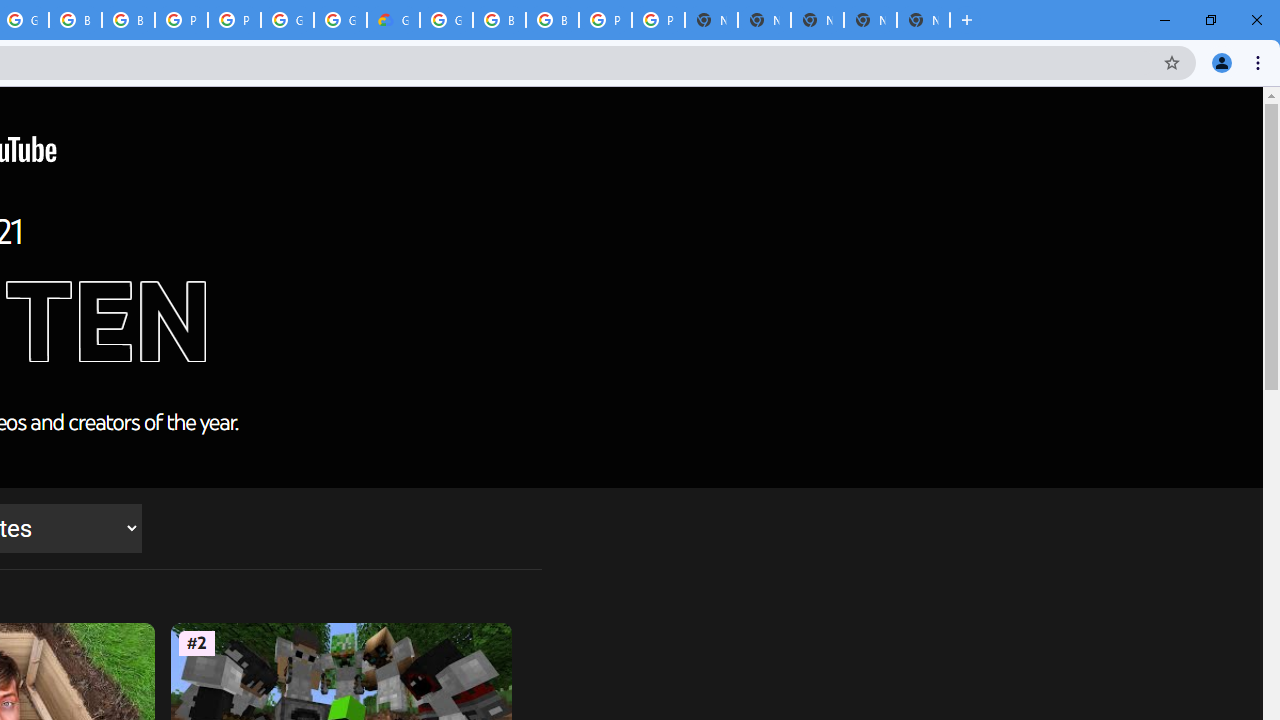 Image resolution: width=1280 pixels, height=720 pixels. What do you see at coordinates (75, 20) in the screenshot?
I see `'Browse Chrome as a guest - Computer - Google Chrome Help'` at bounding box center [75, 20].